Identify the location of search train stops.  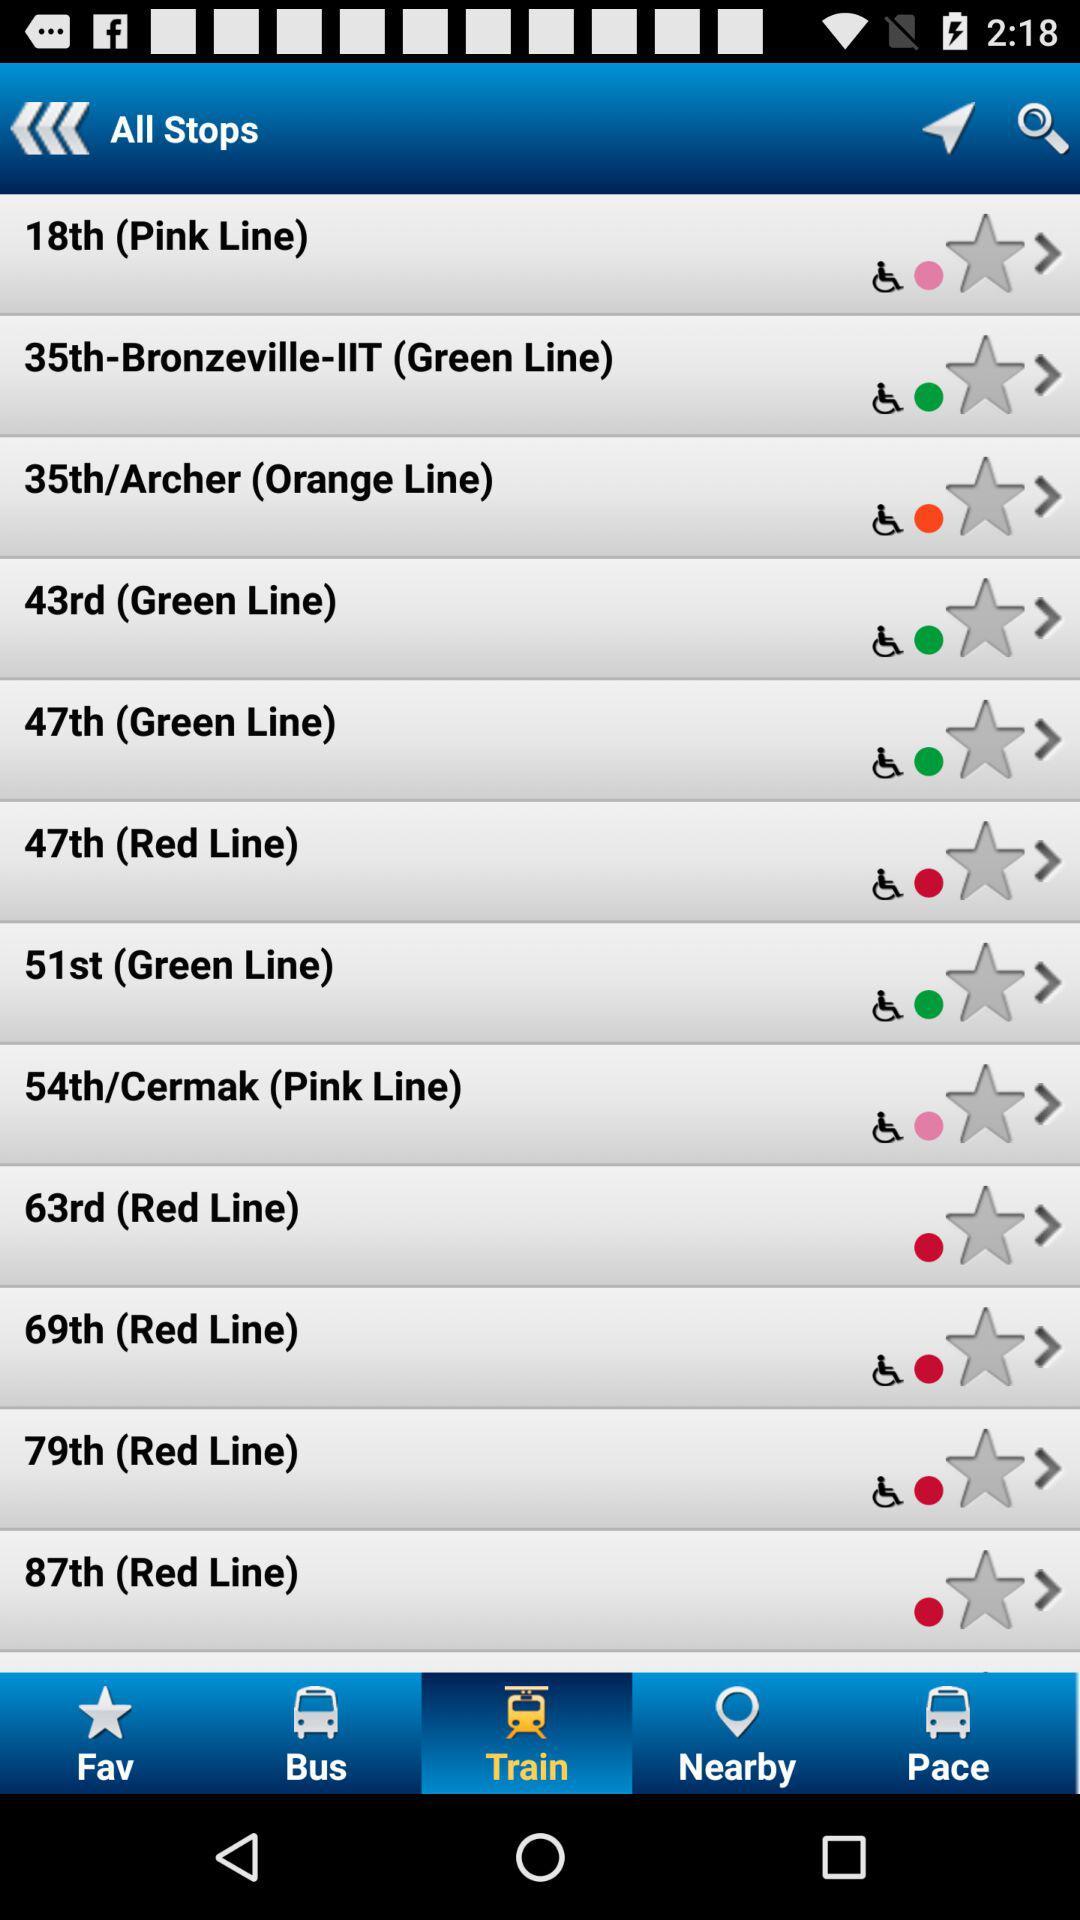
(1042, 127).